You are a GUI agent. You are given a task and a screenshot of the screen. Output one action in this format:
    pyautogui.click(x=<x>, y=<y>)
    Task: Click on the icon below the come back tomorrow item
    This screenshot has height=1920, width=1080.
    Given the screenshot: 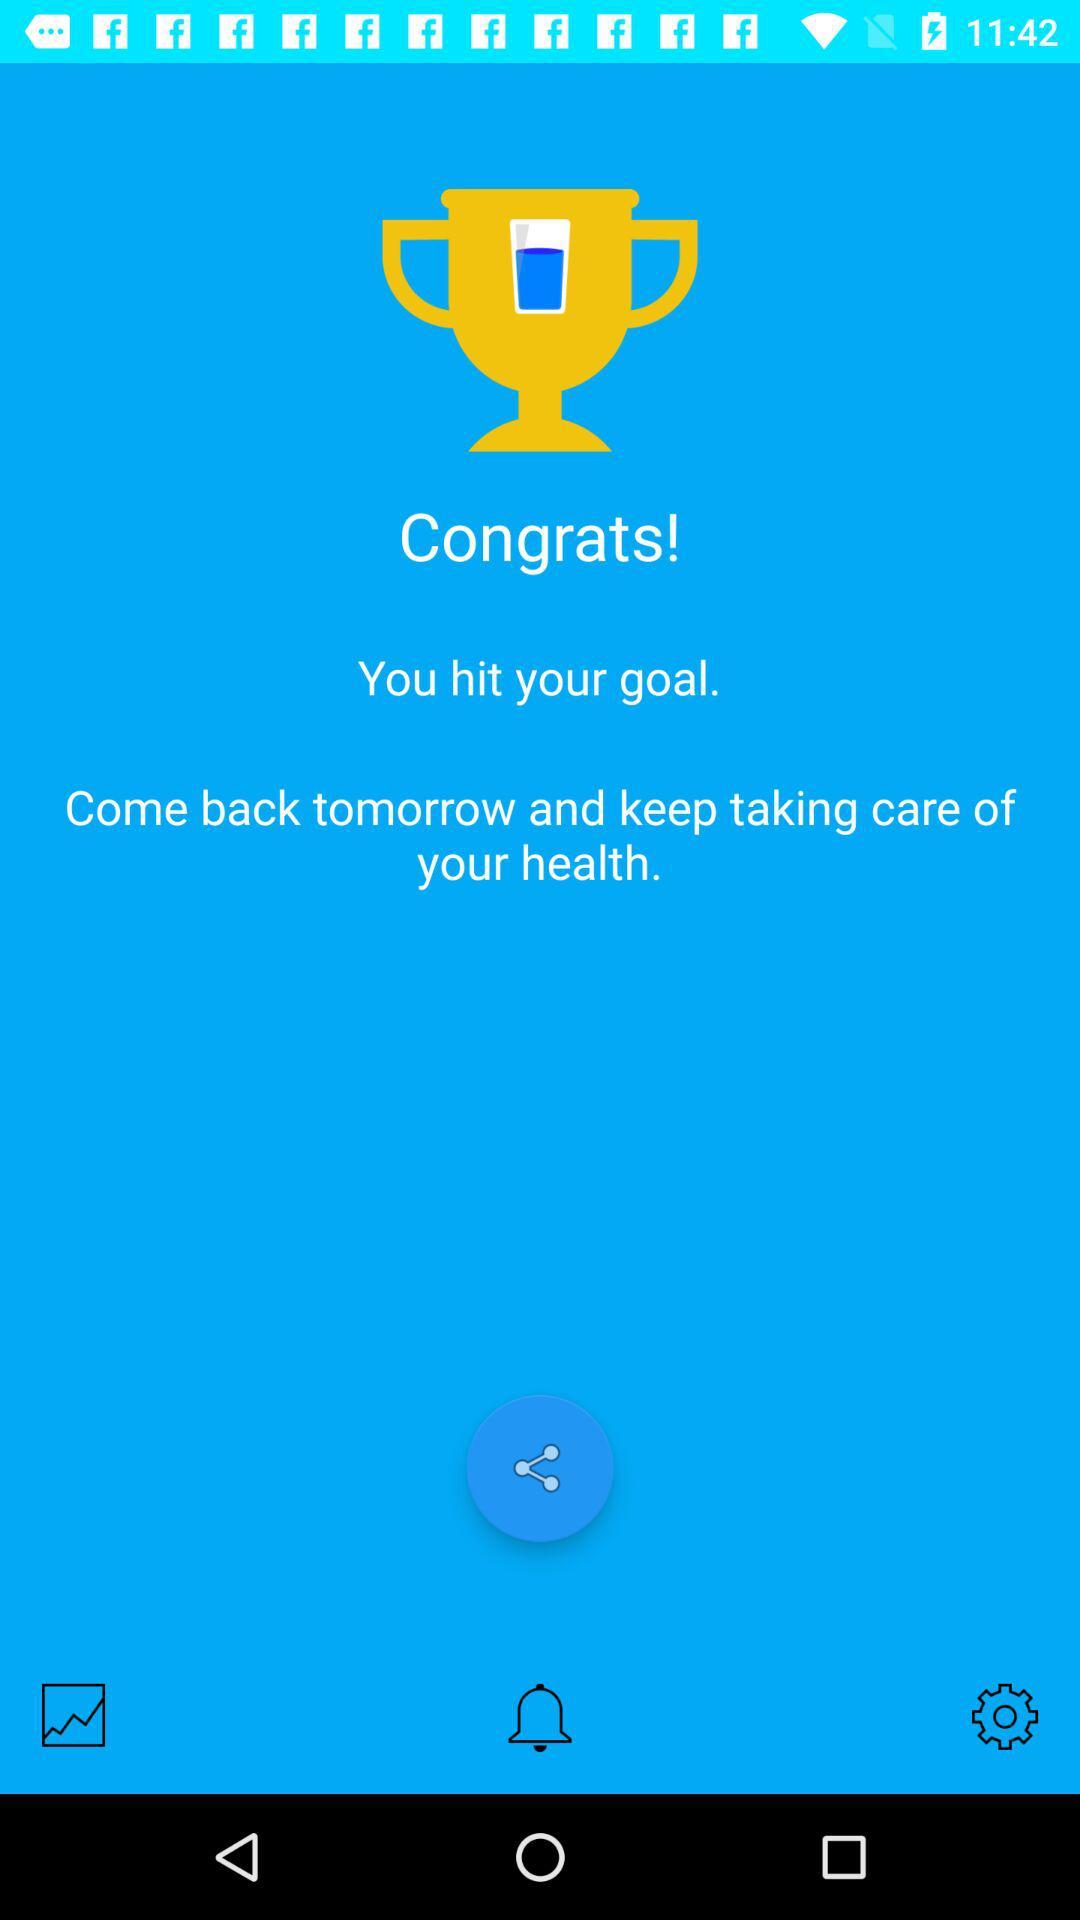 What is the action you would take?
    pyautogui.click(x=540, y=1468)
    